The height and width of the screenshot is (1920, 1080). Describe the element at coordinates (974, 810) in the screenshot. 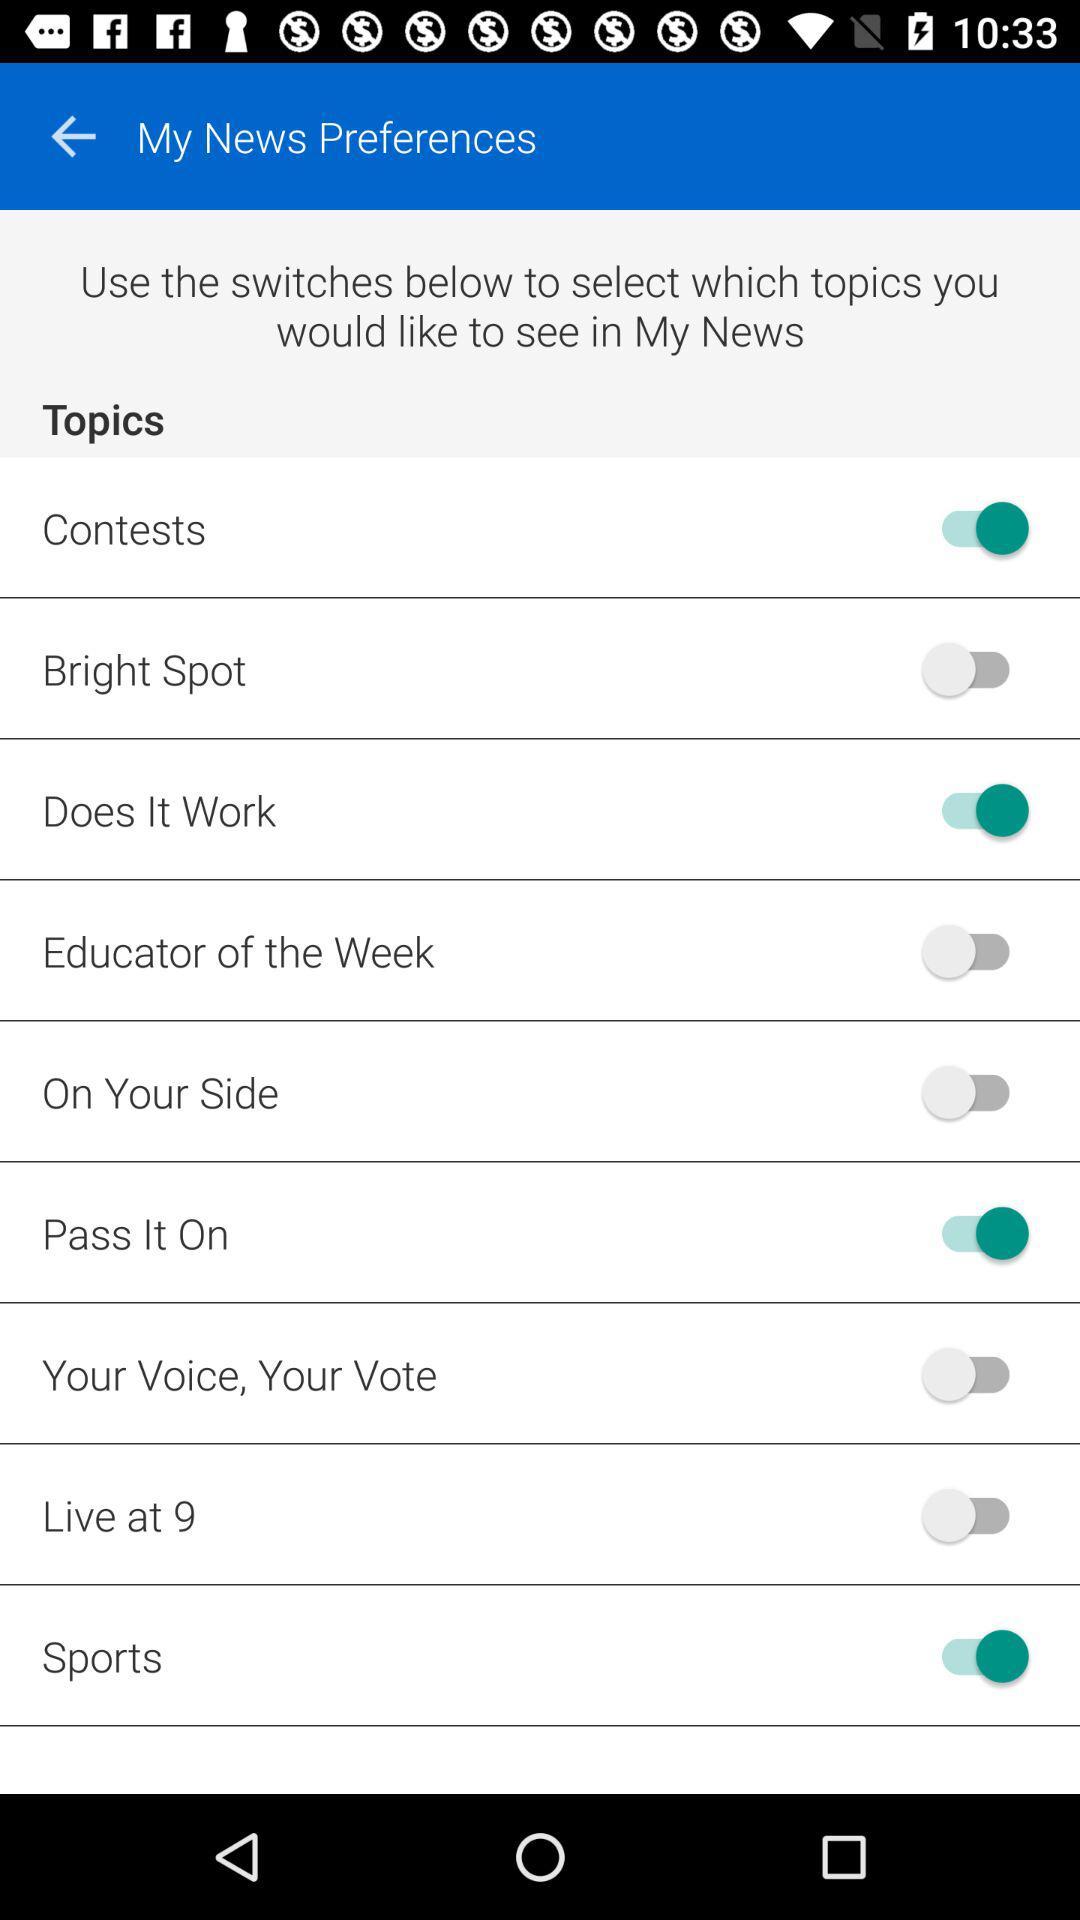

I see `the does it work topic` at that location.